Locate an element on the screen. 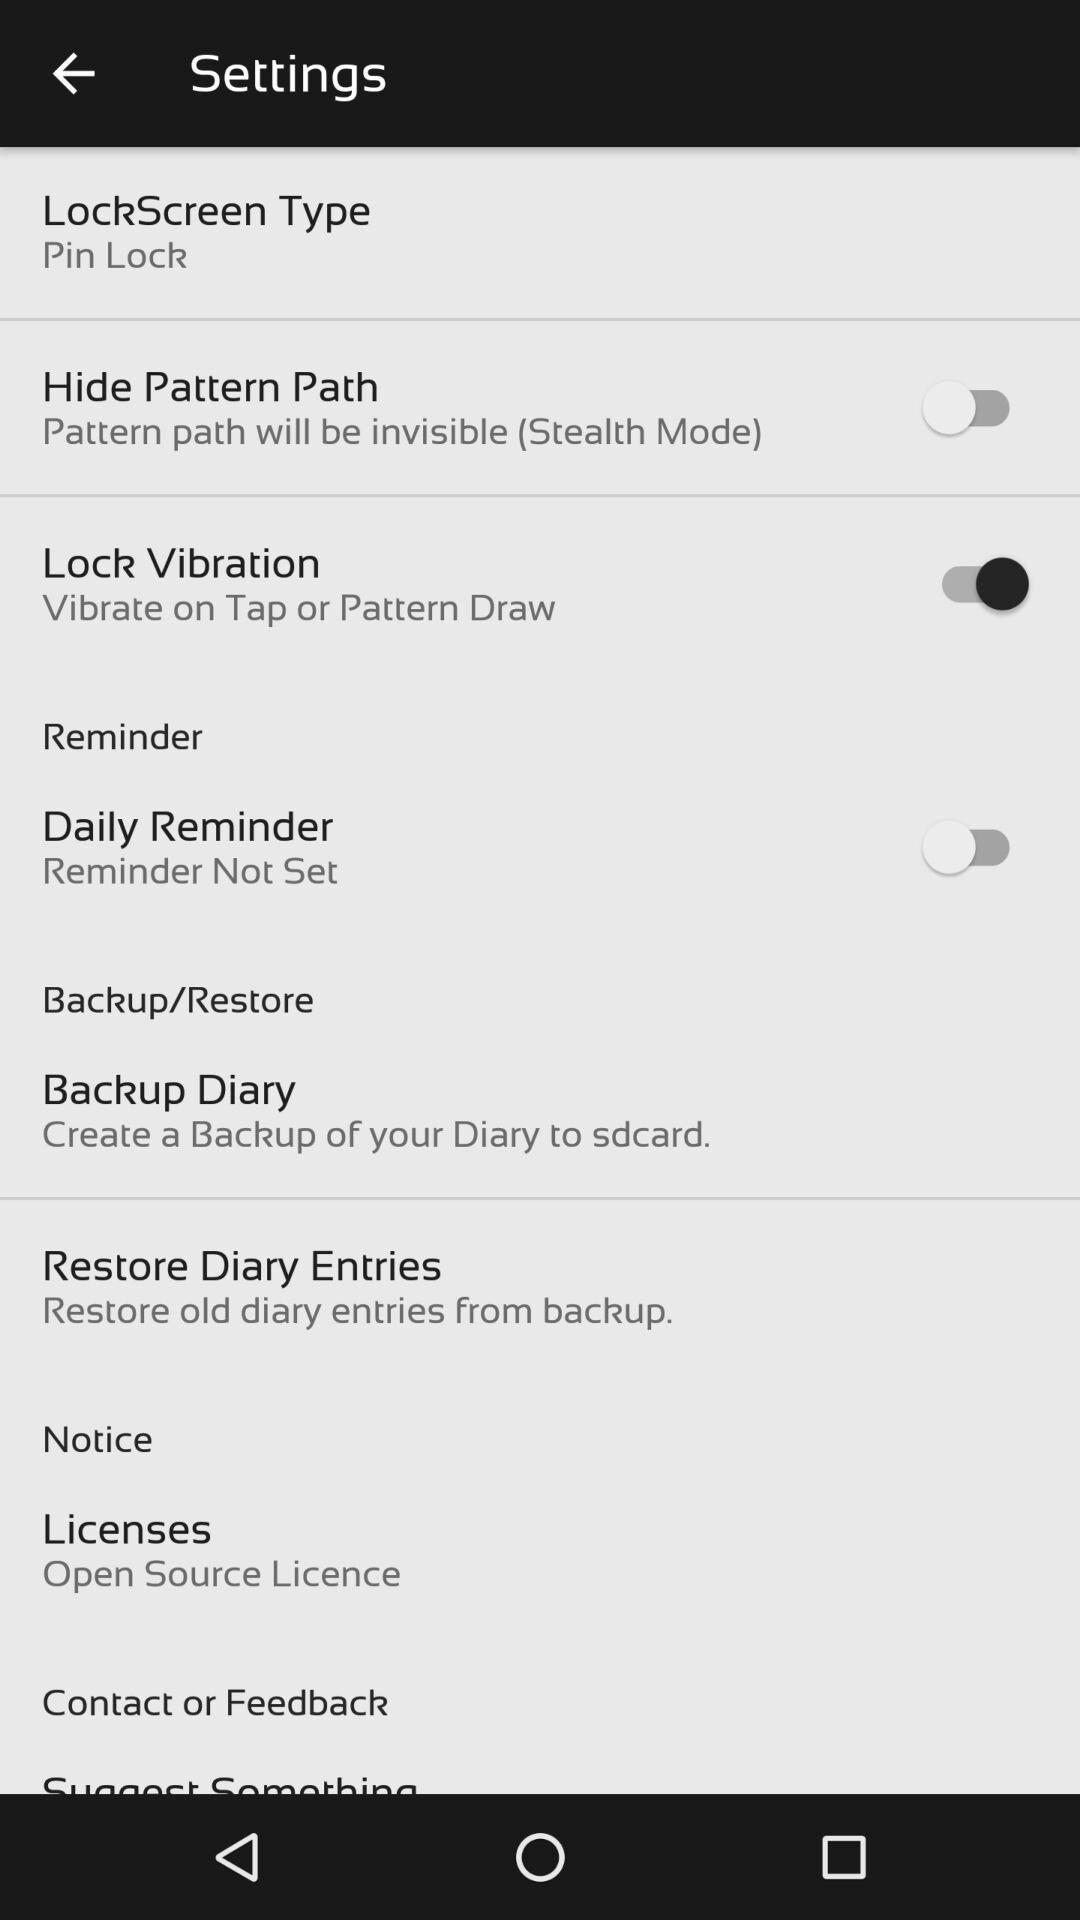 The image size is (1080, 1920). icon below restore old diary is located at coordinates (540, 1417).